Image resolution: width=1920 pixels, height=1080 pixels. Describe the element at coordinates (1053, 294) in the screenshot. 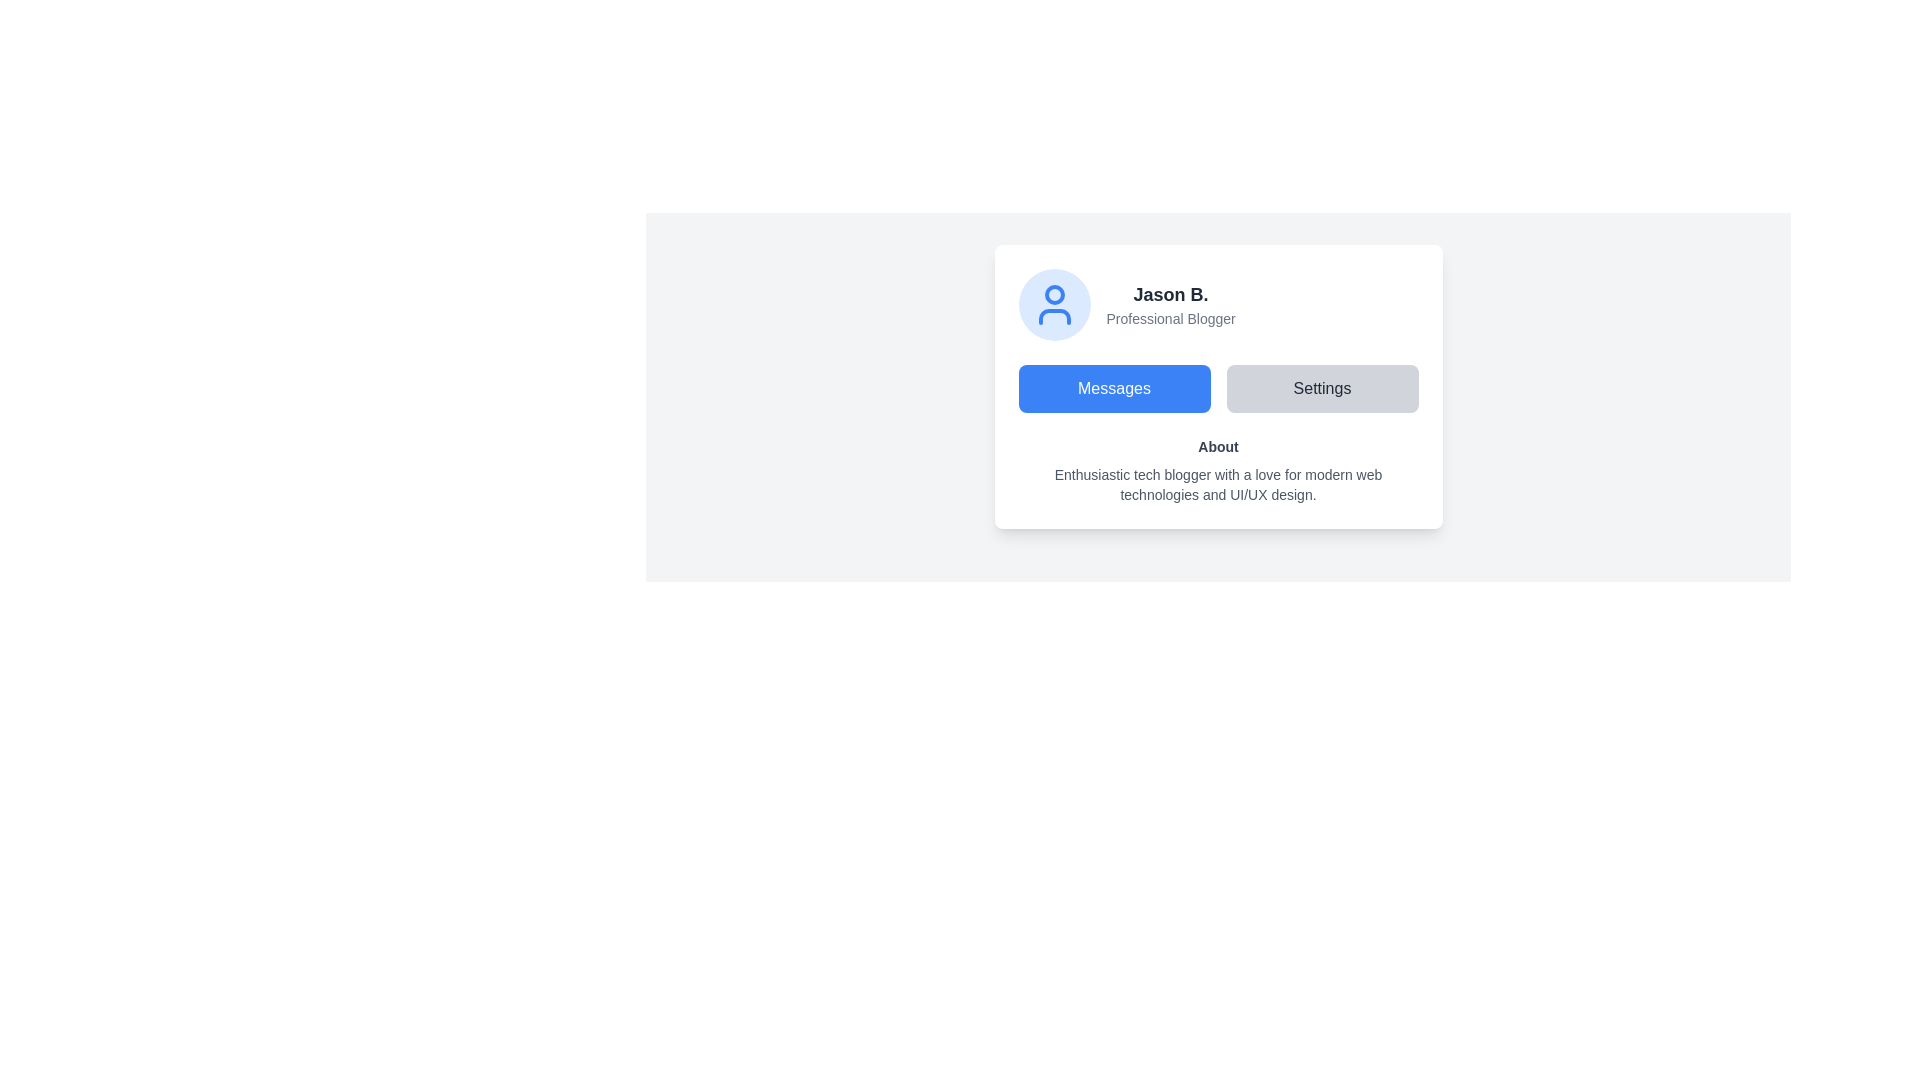

I see `the circular head element of the user profile icon, which is part of the graphical representation at the top-left portion of the card` at that location.